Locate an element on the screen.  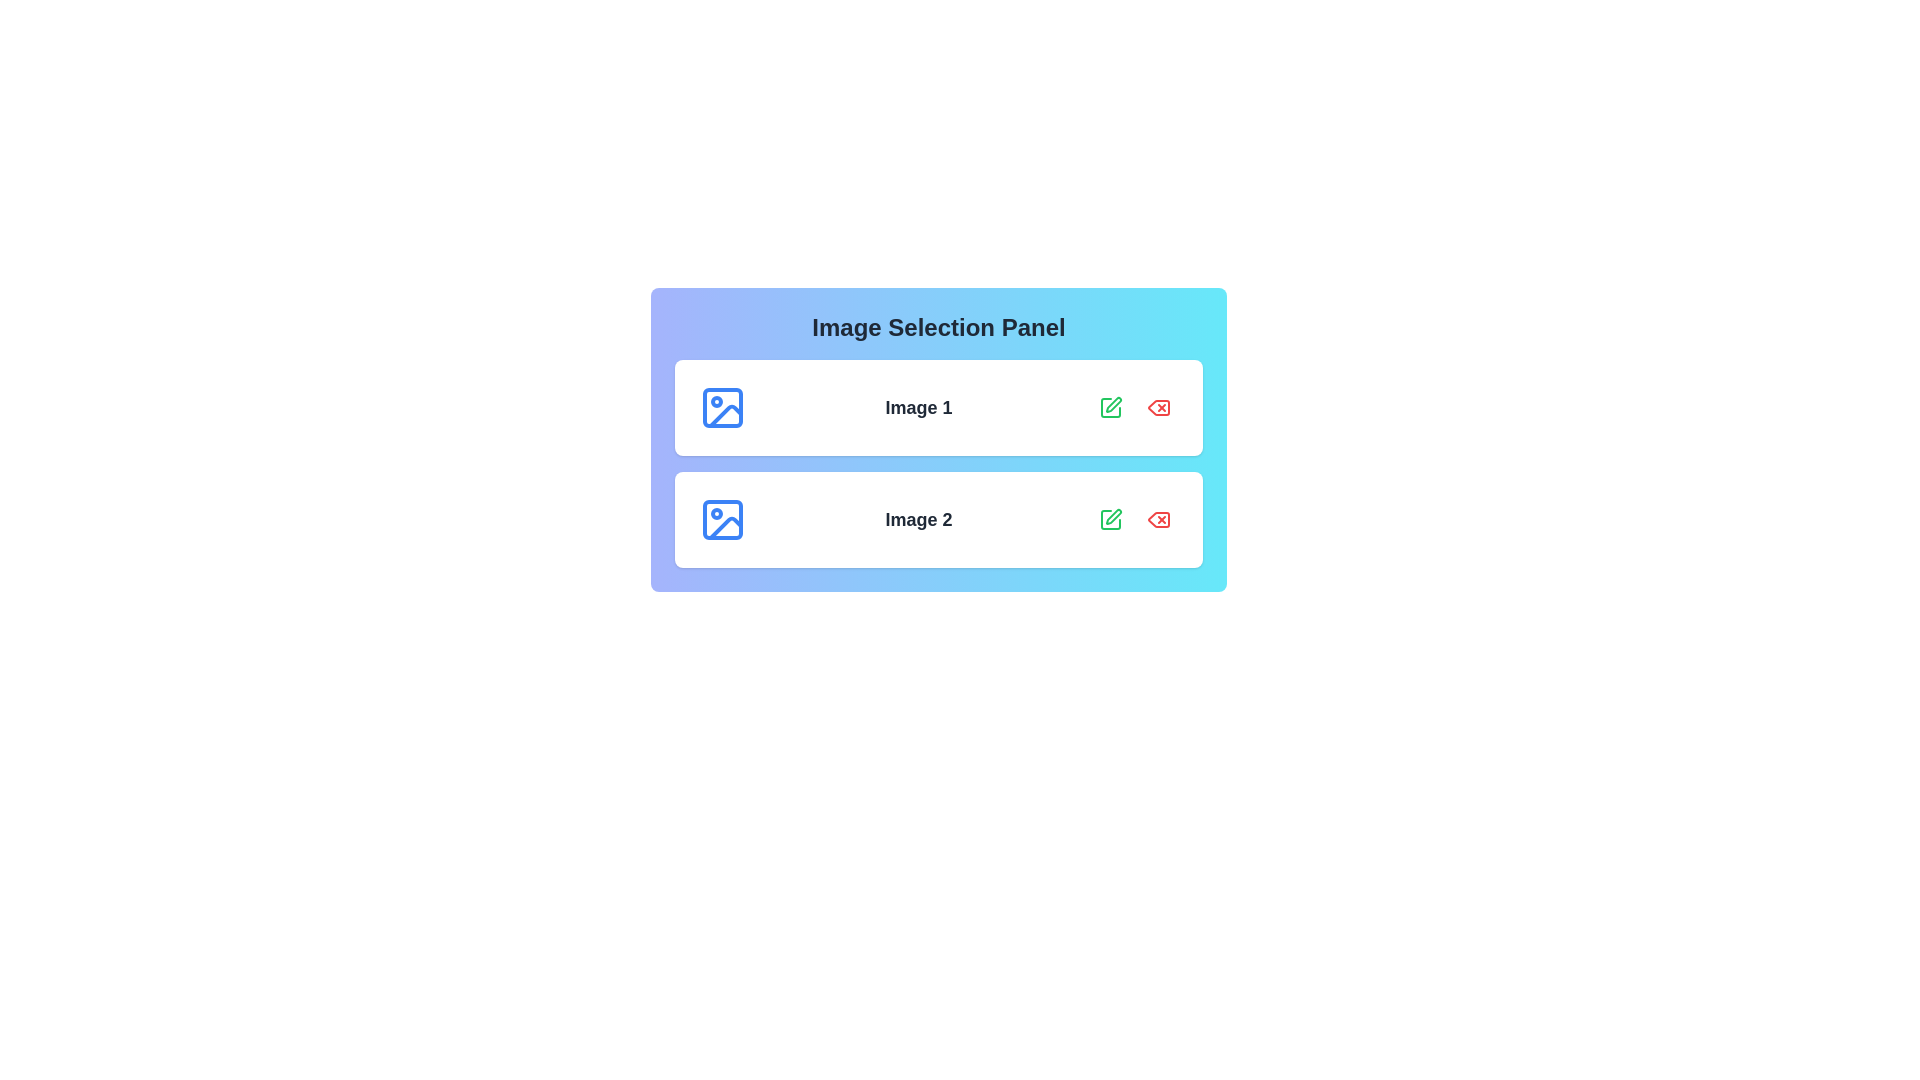
the delete button for 'Image 2' located in the bottom row of the Image Selection Panel is located at coordinates (1158, 519).